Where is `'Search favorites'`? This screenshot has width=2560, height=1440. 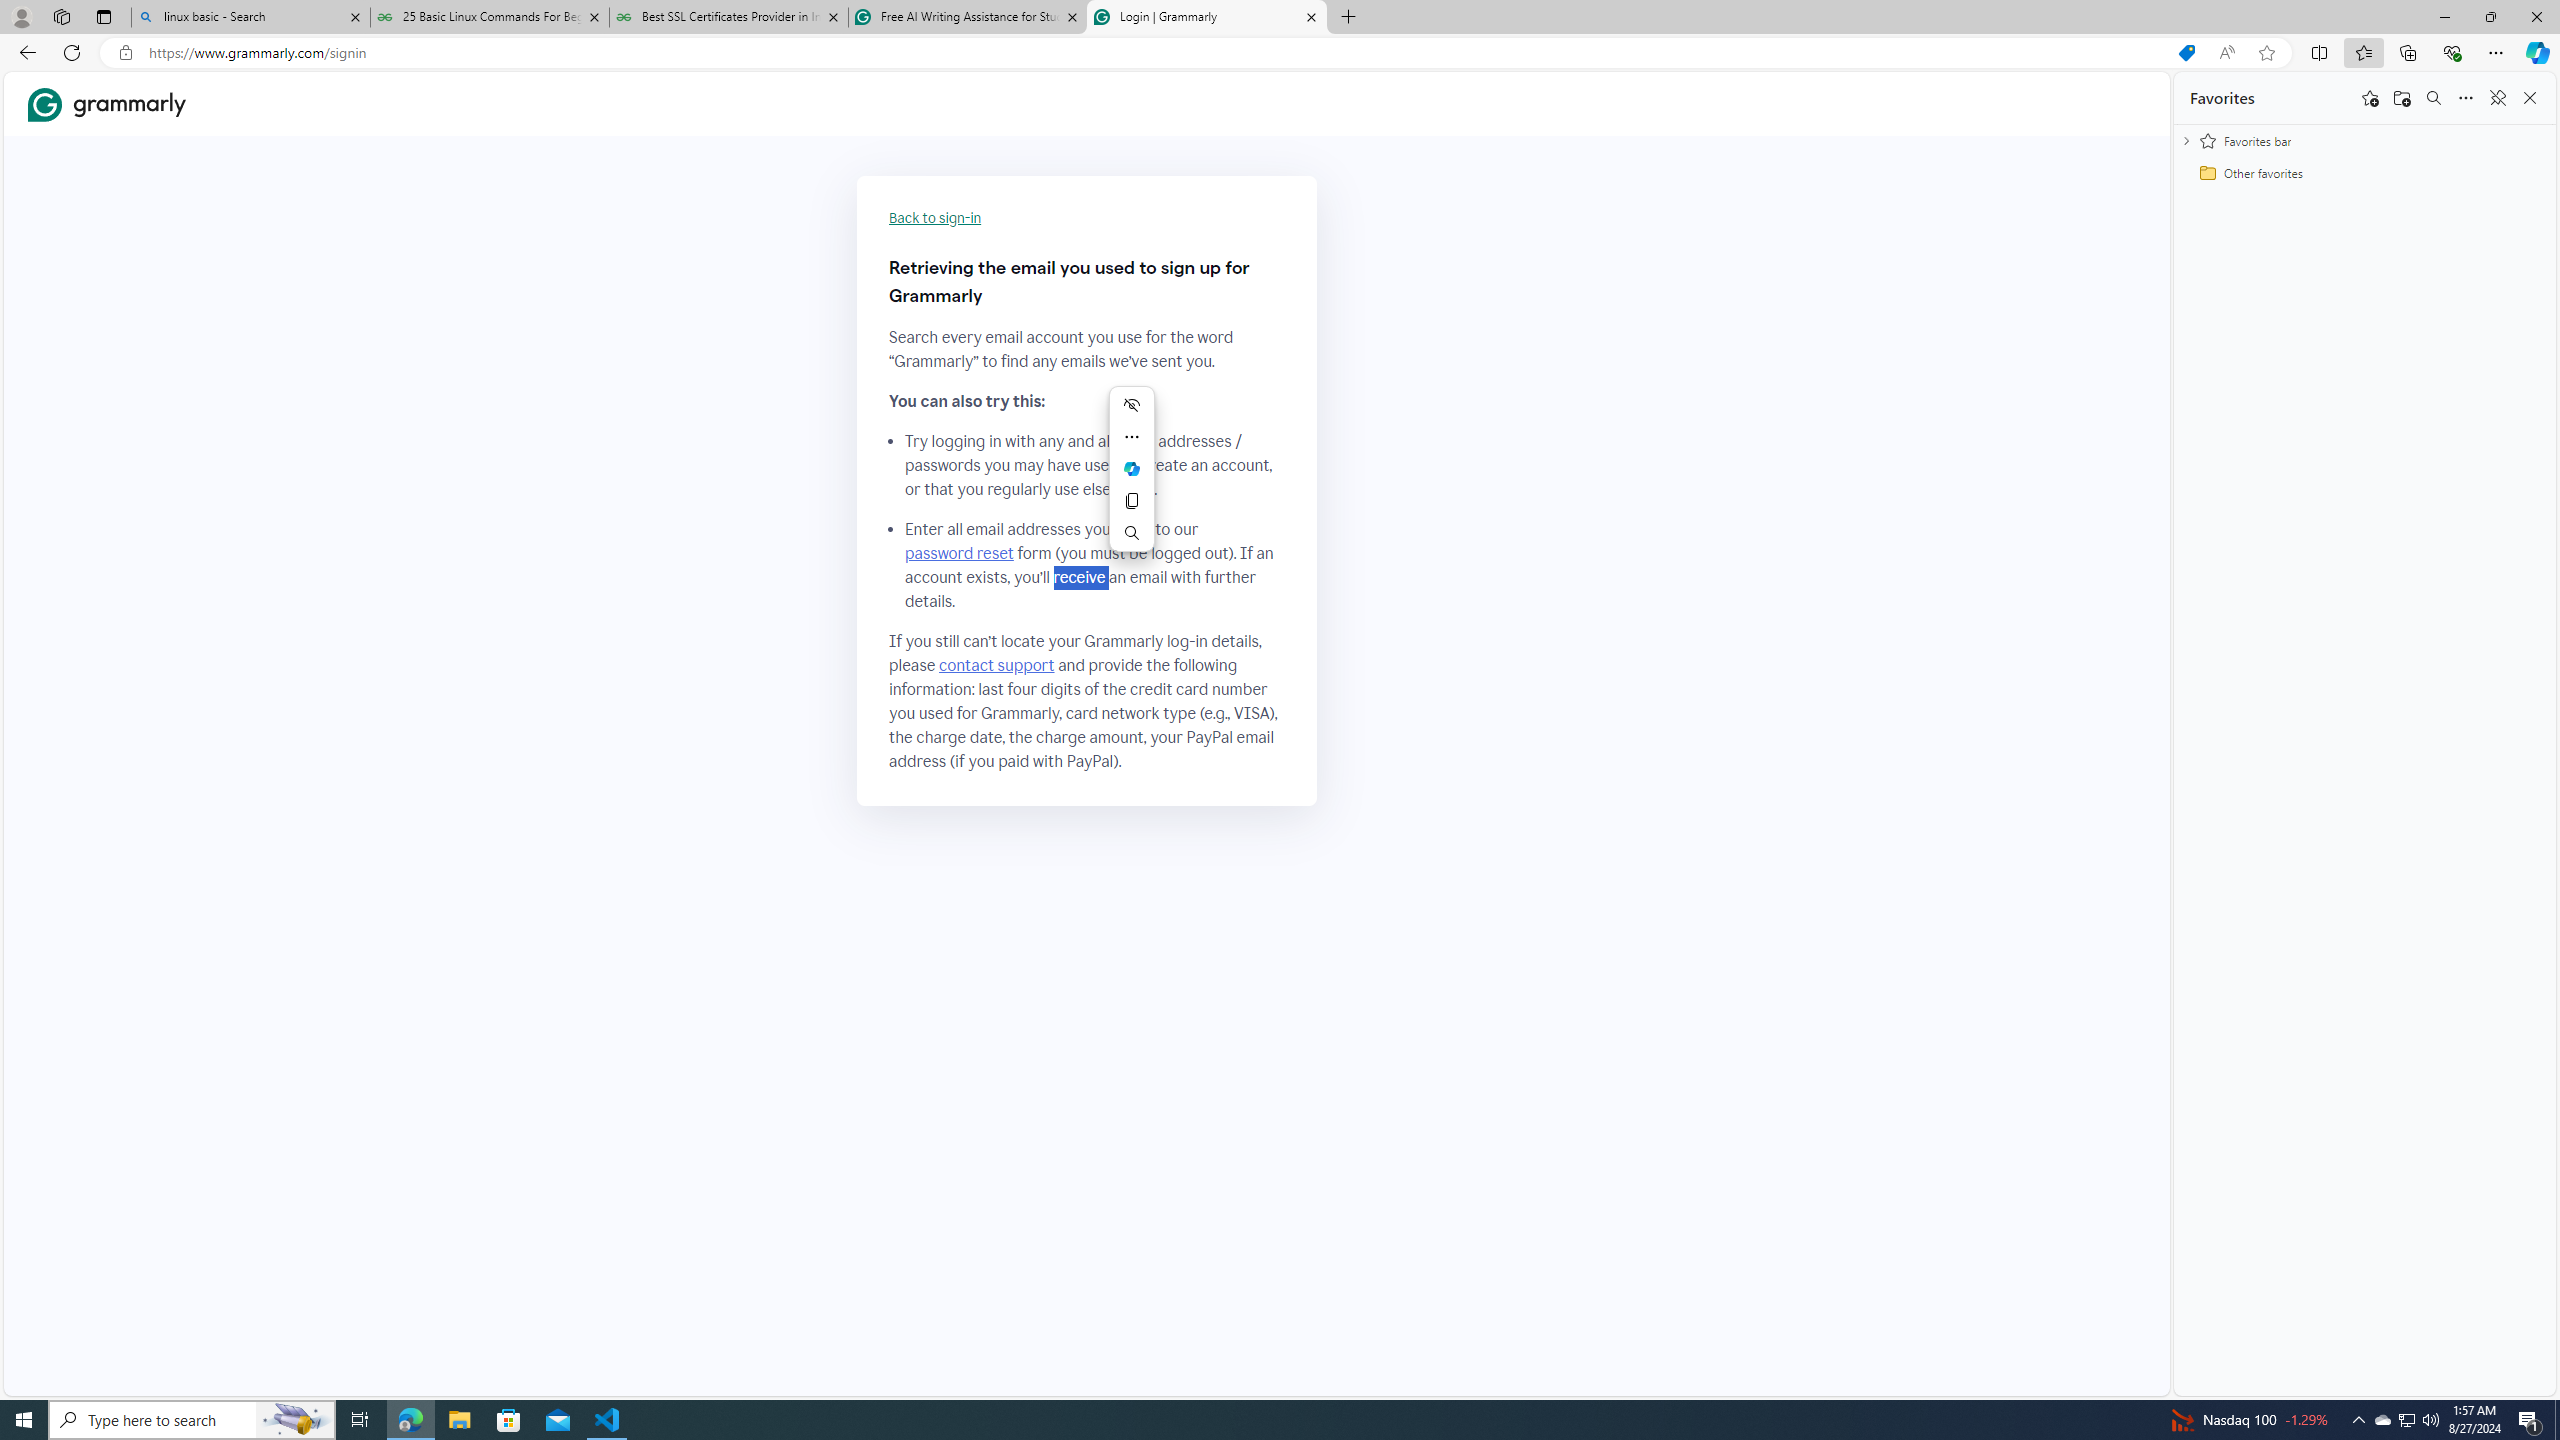
'Search favorites' is located at coordinates (2433, 96).